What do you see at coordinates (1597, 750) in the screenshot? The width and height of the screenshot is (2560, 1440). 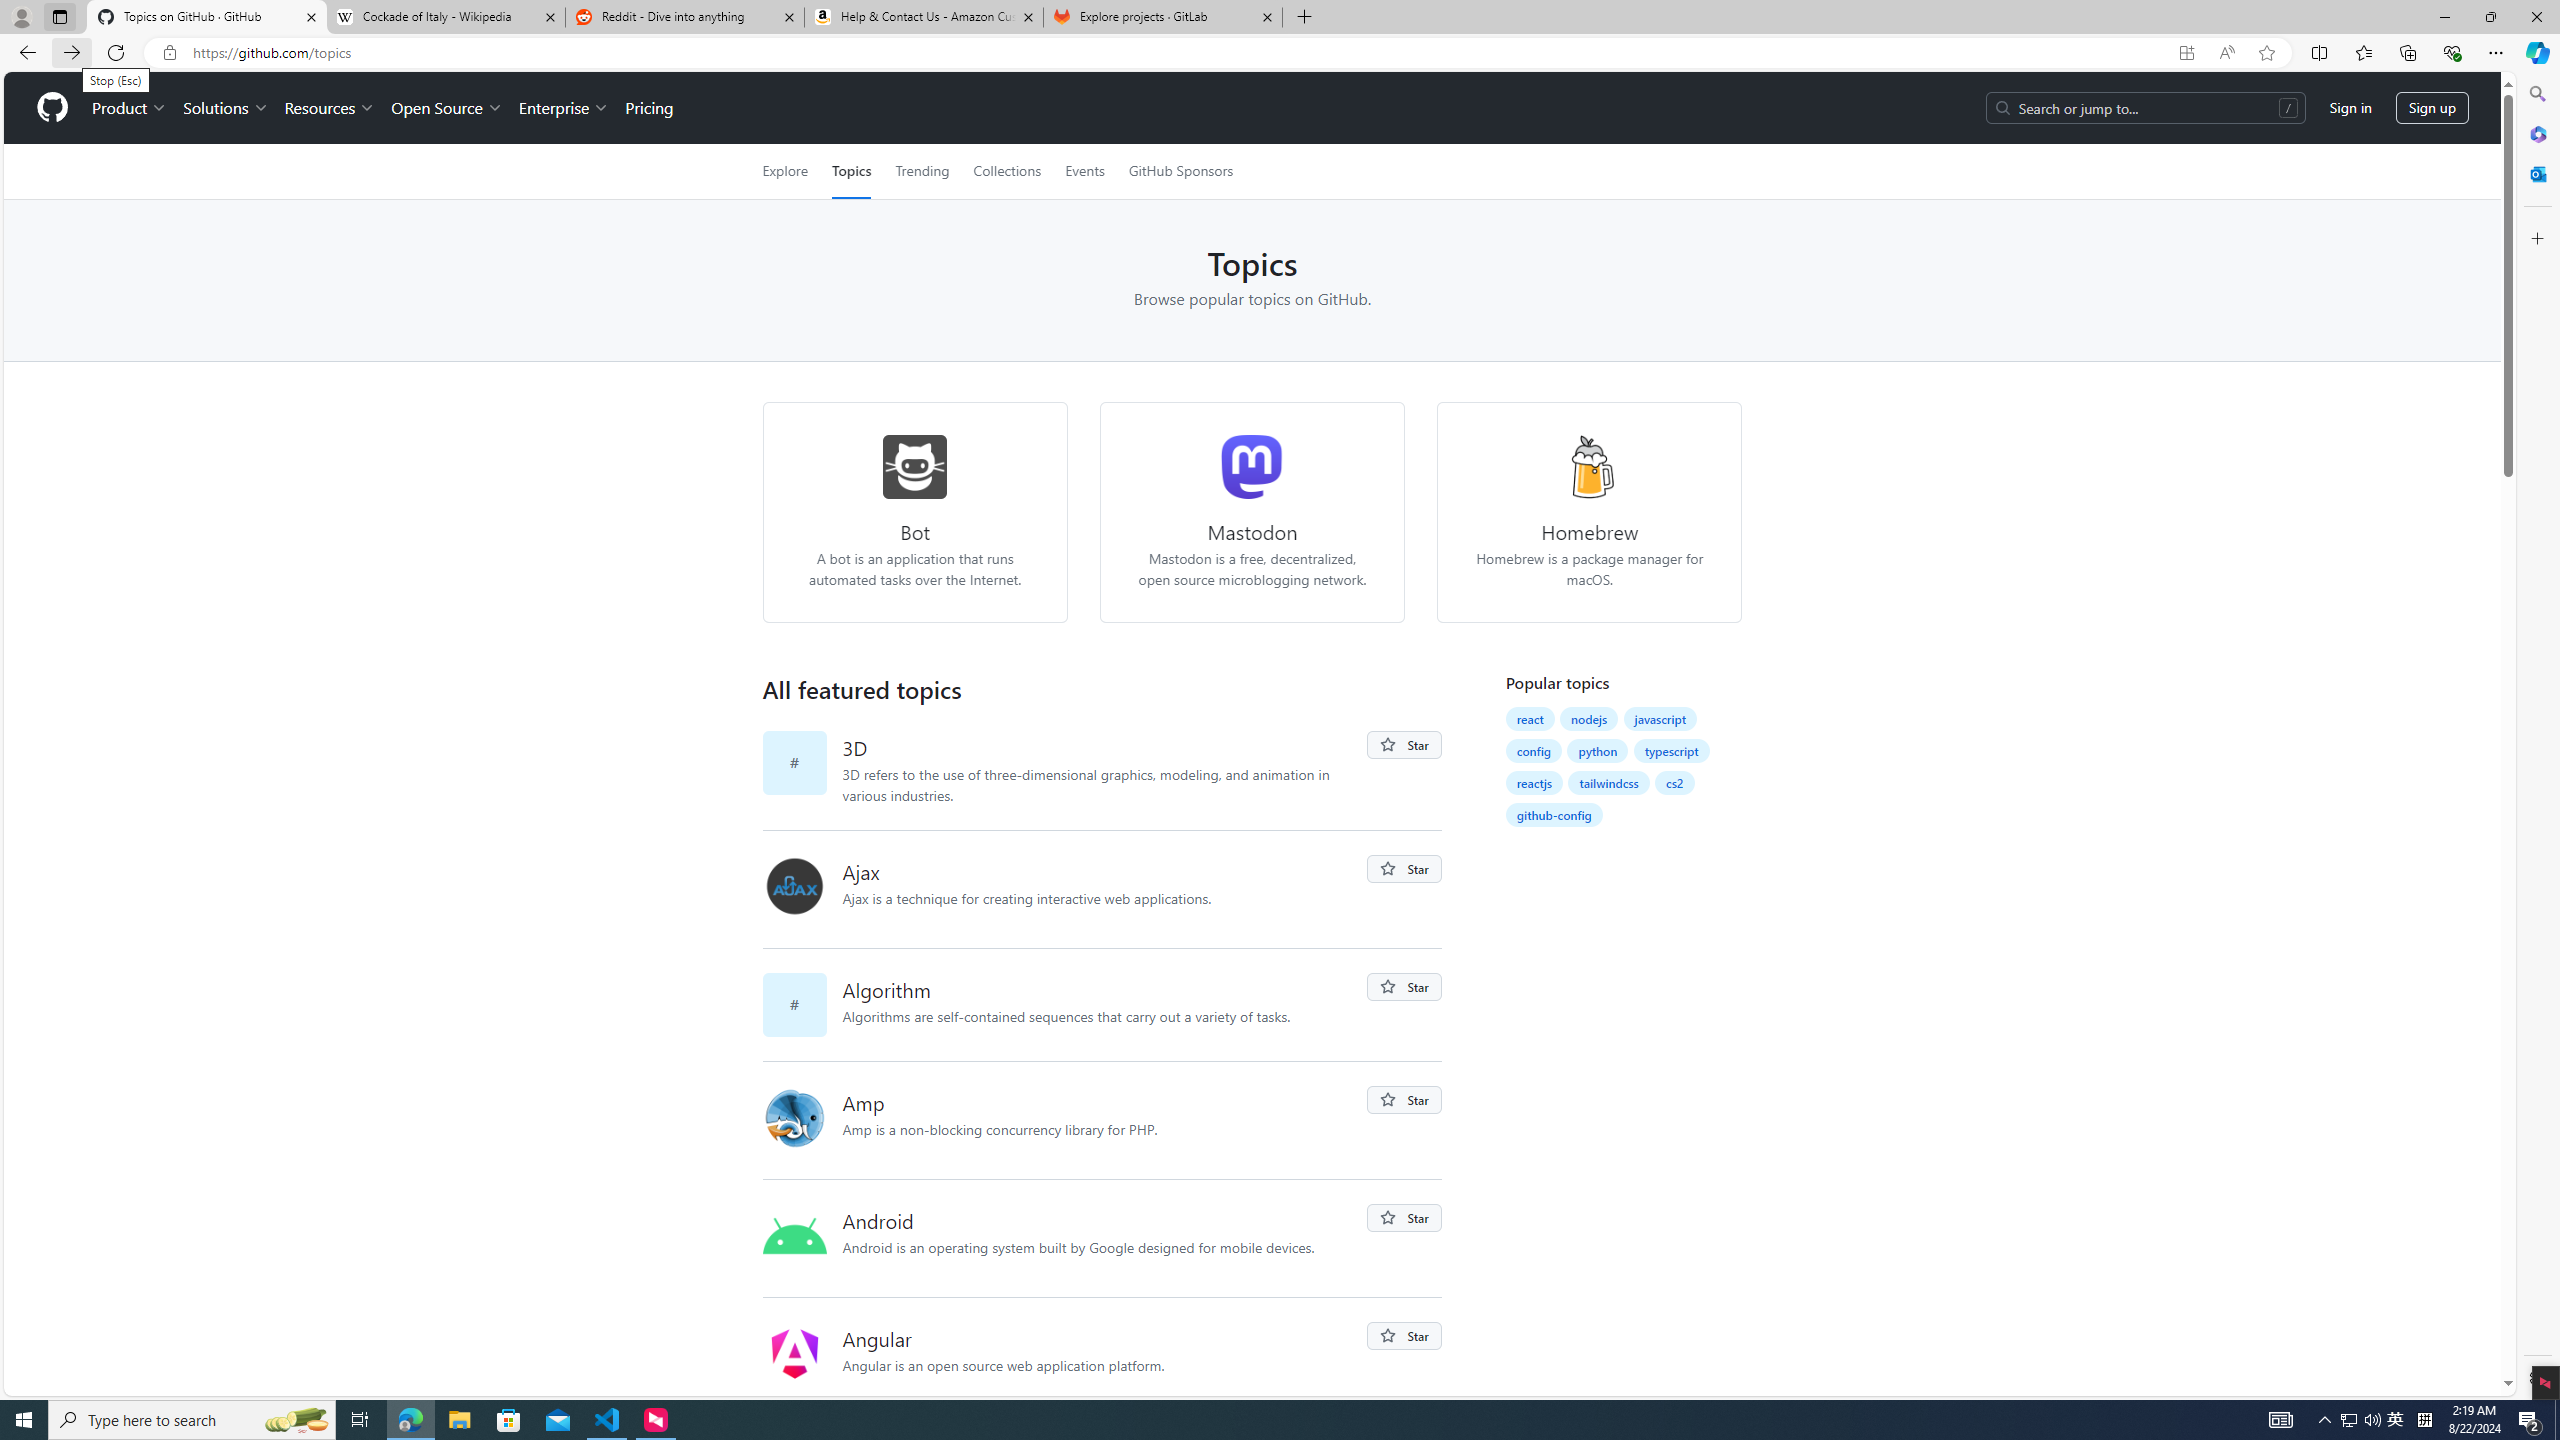 I see `'python'` at bounding box center [1597, 750].